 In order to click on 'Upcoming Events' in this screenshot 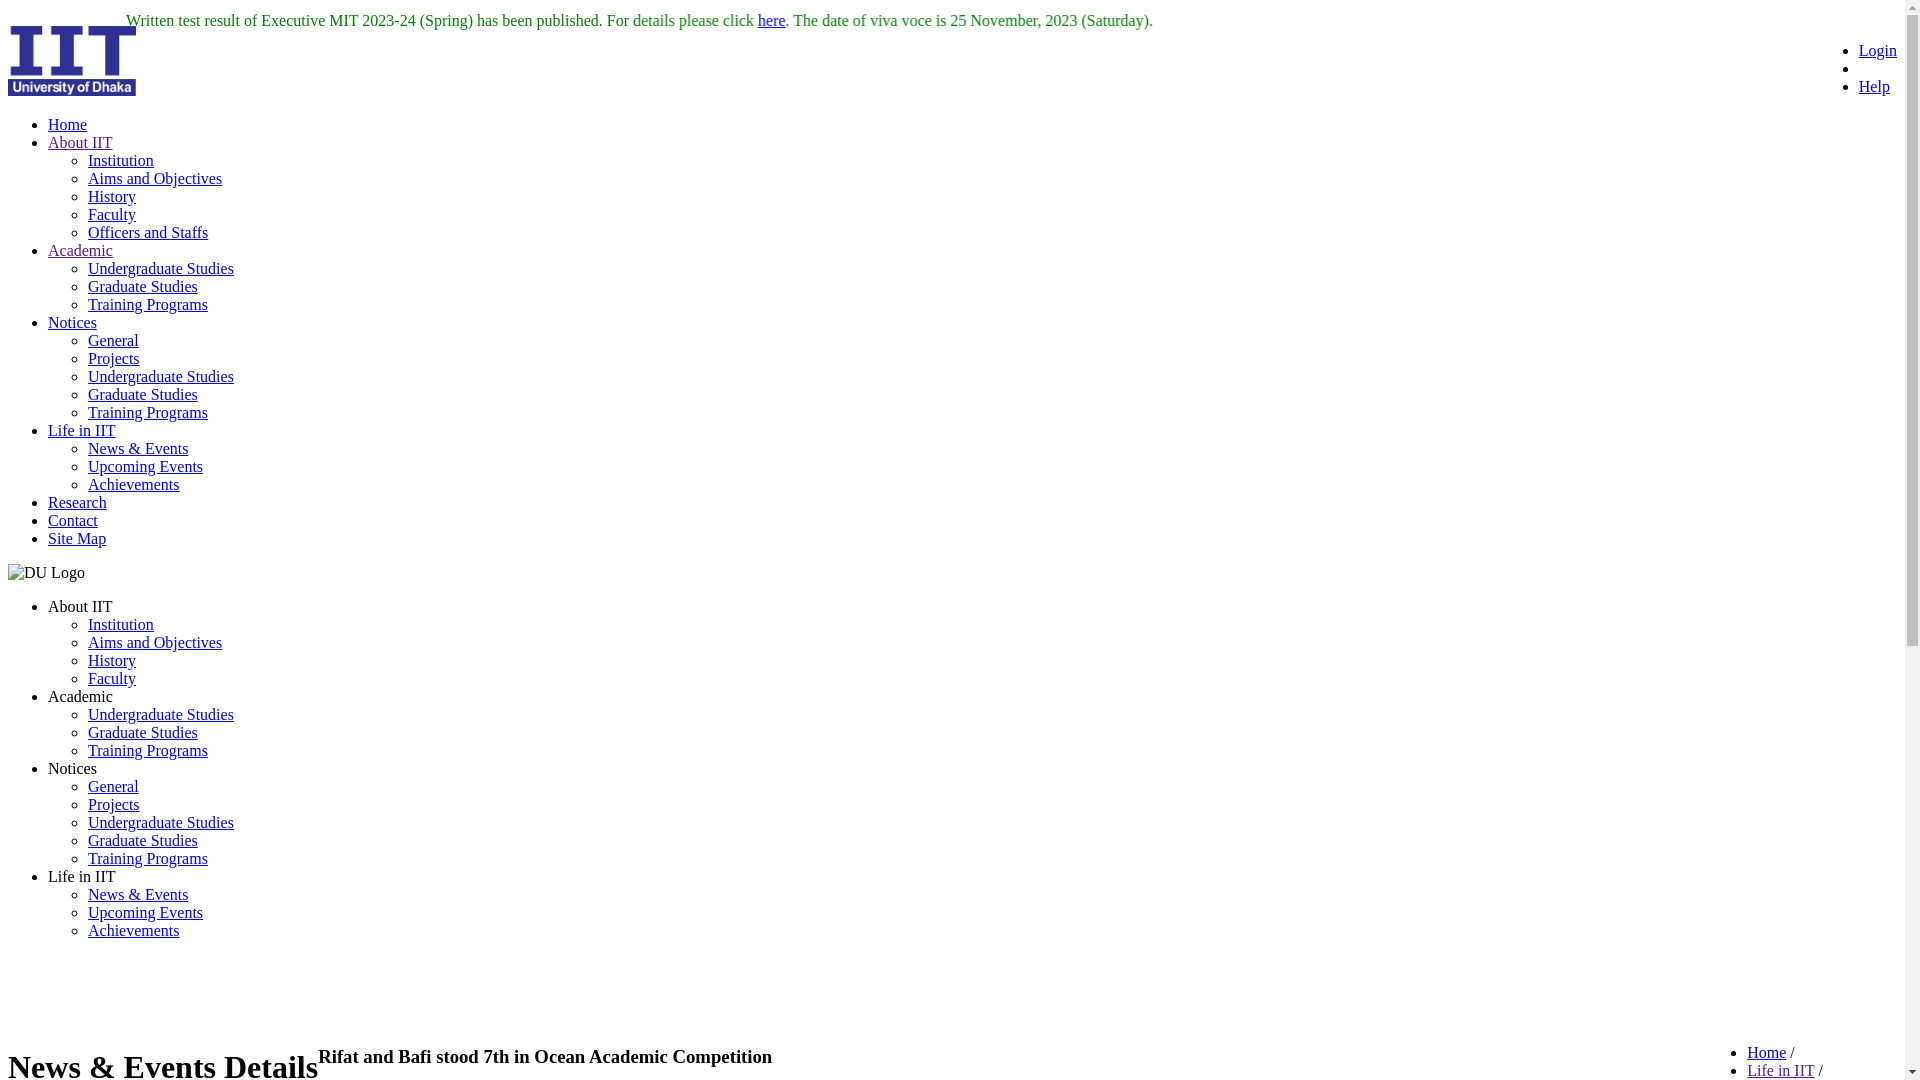, I will do `click(144, 466)`.